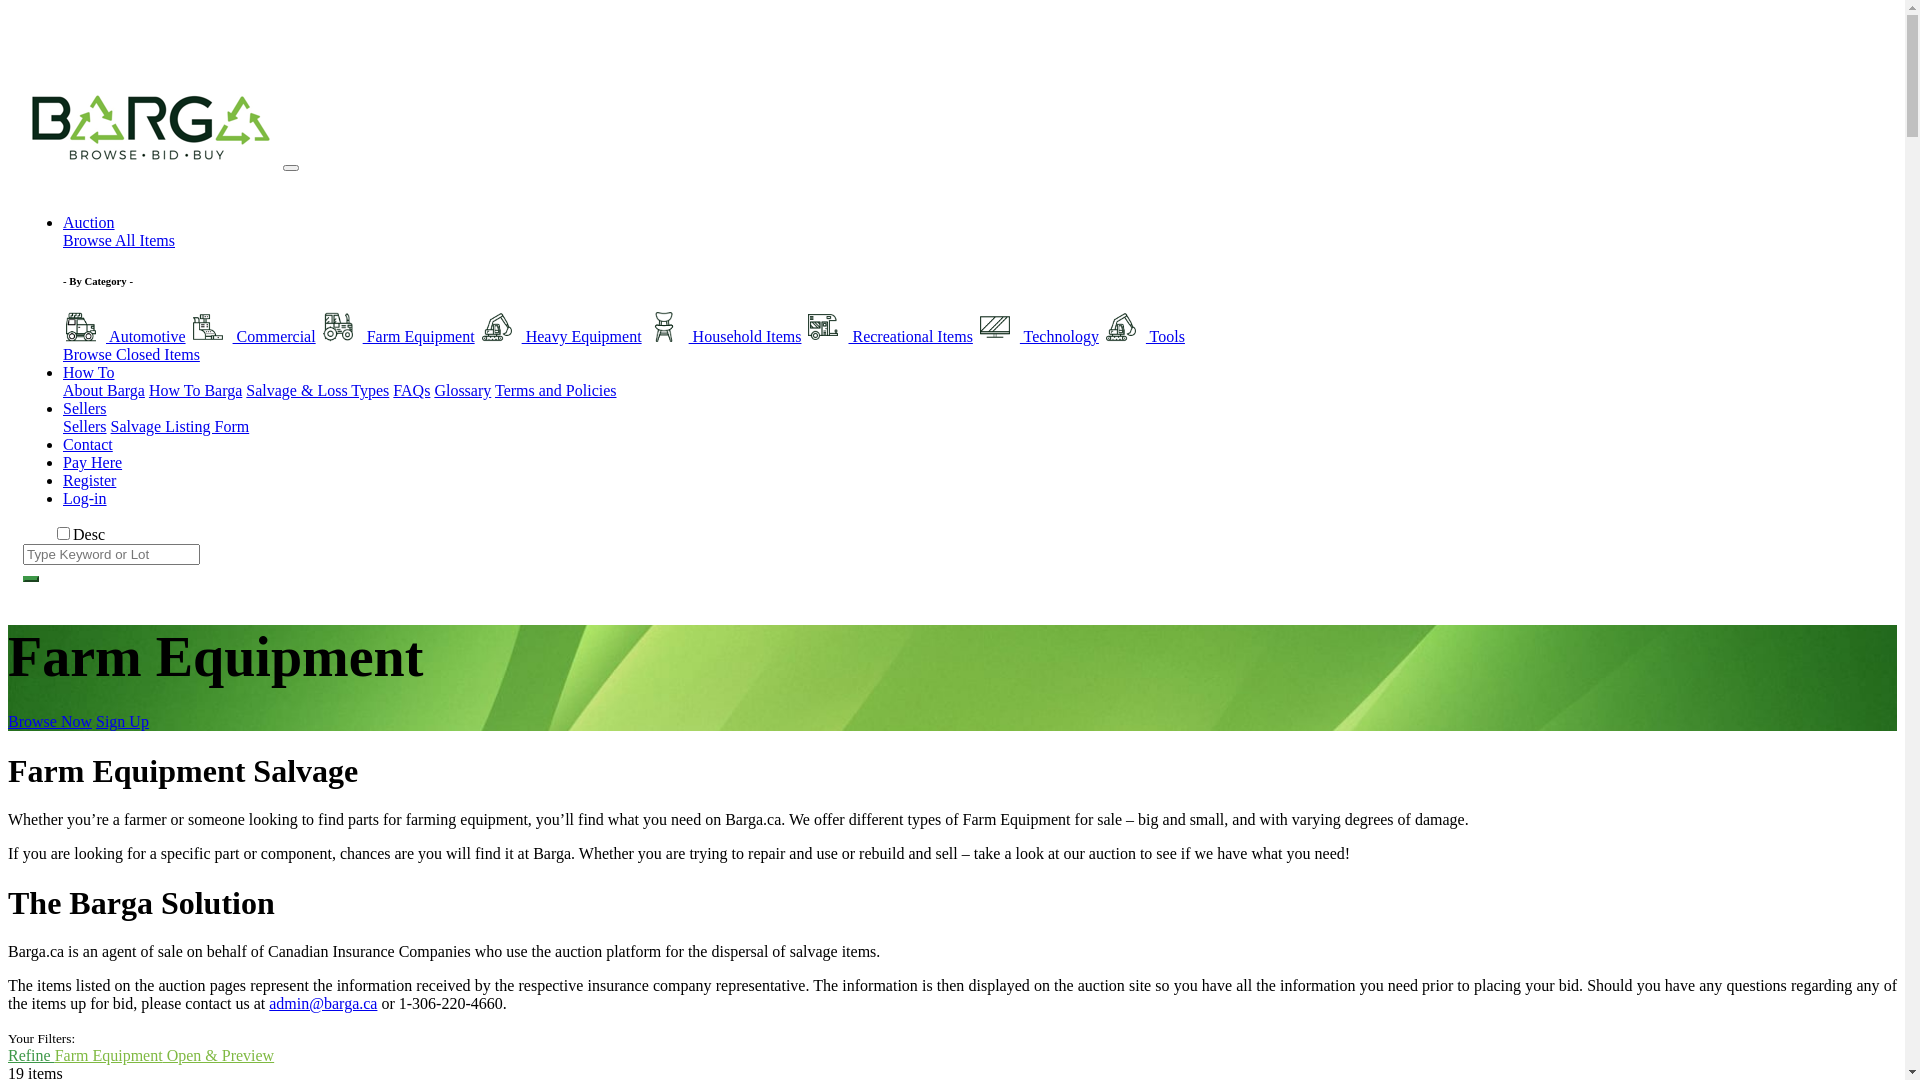 This screenshot has width=1920, height=1080. What do you see at coordinates (397, 335) in the screenshot?
I see `'Farm Equipment'` at bounding box center [397, 335].